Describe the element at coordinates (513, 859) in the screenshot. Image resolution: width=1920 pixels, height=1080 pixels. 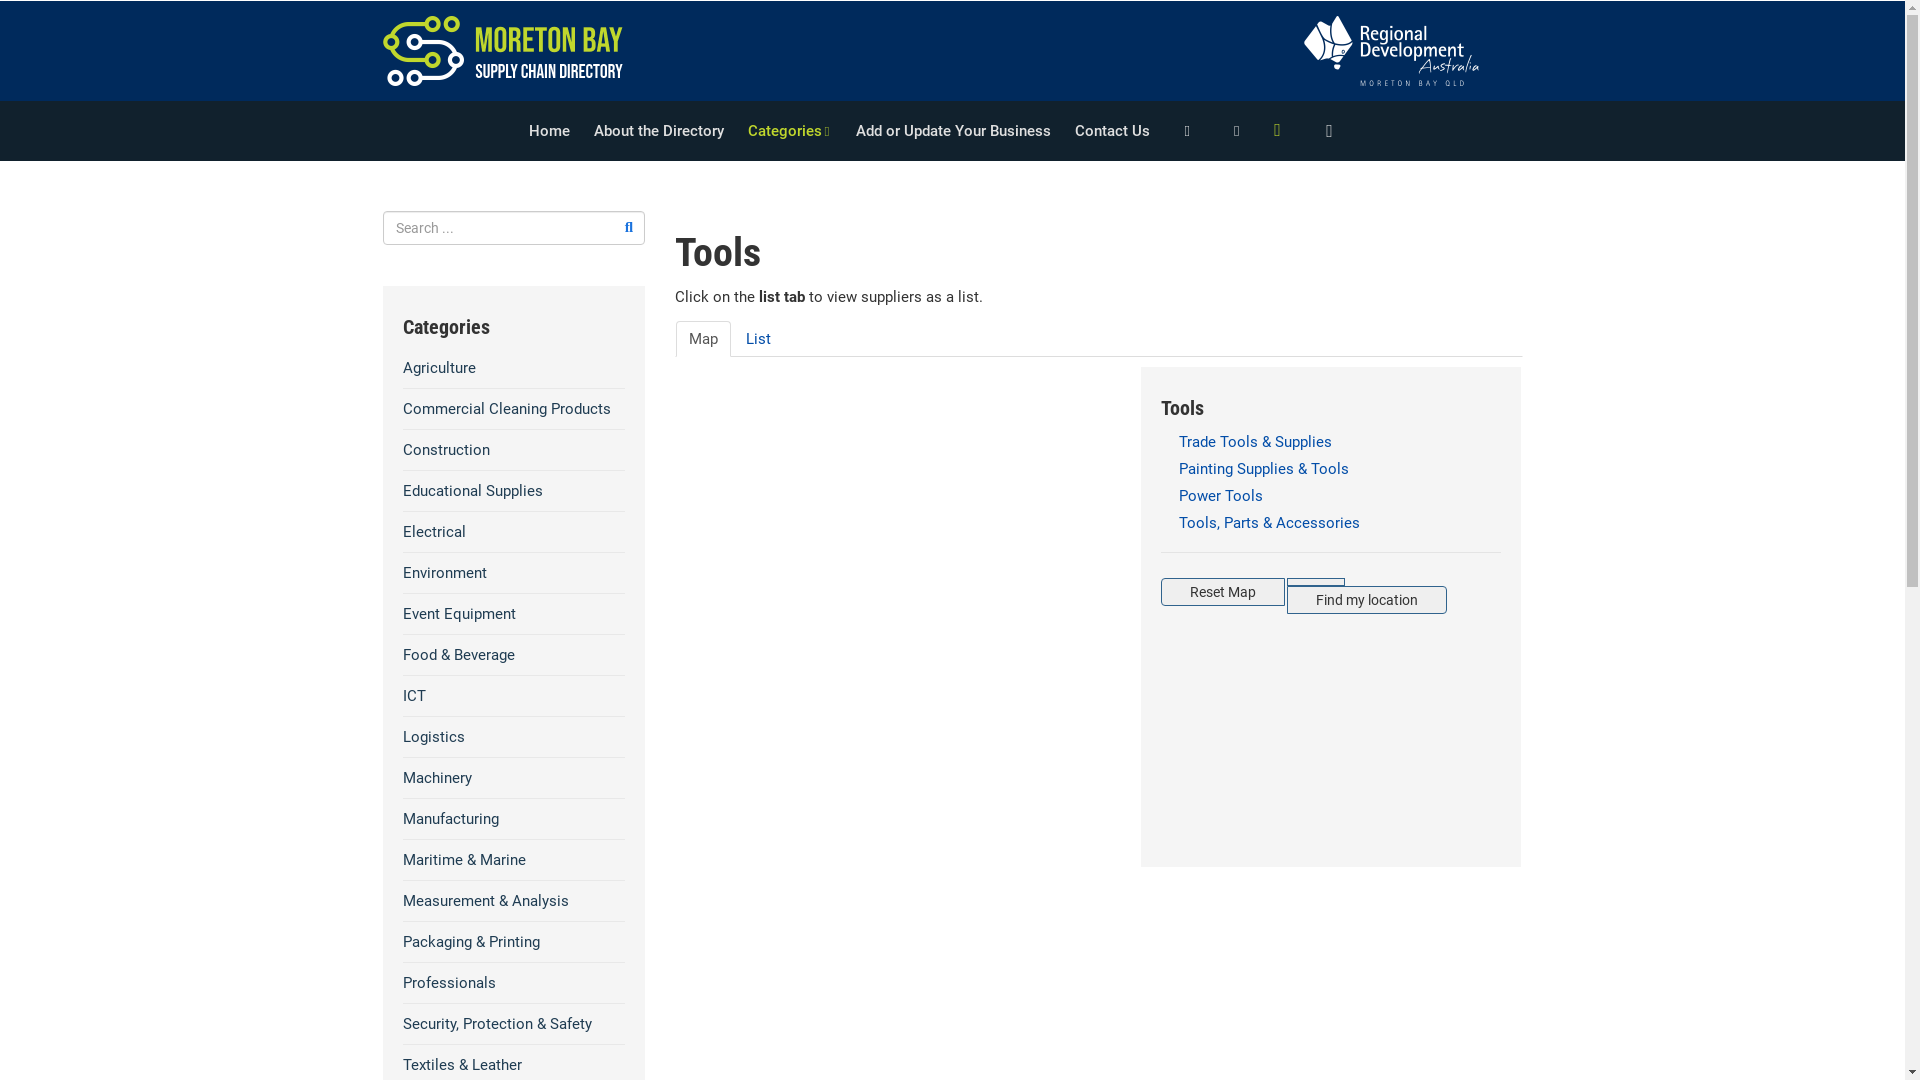
I see `'Maritime & Marine'` at that location.